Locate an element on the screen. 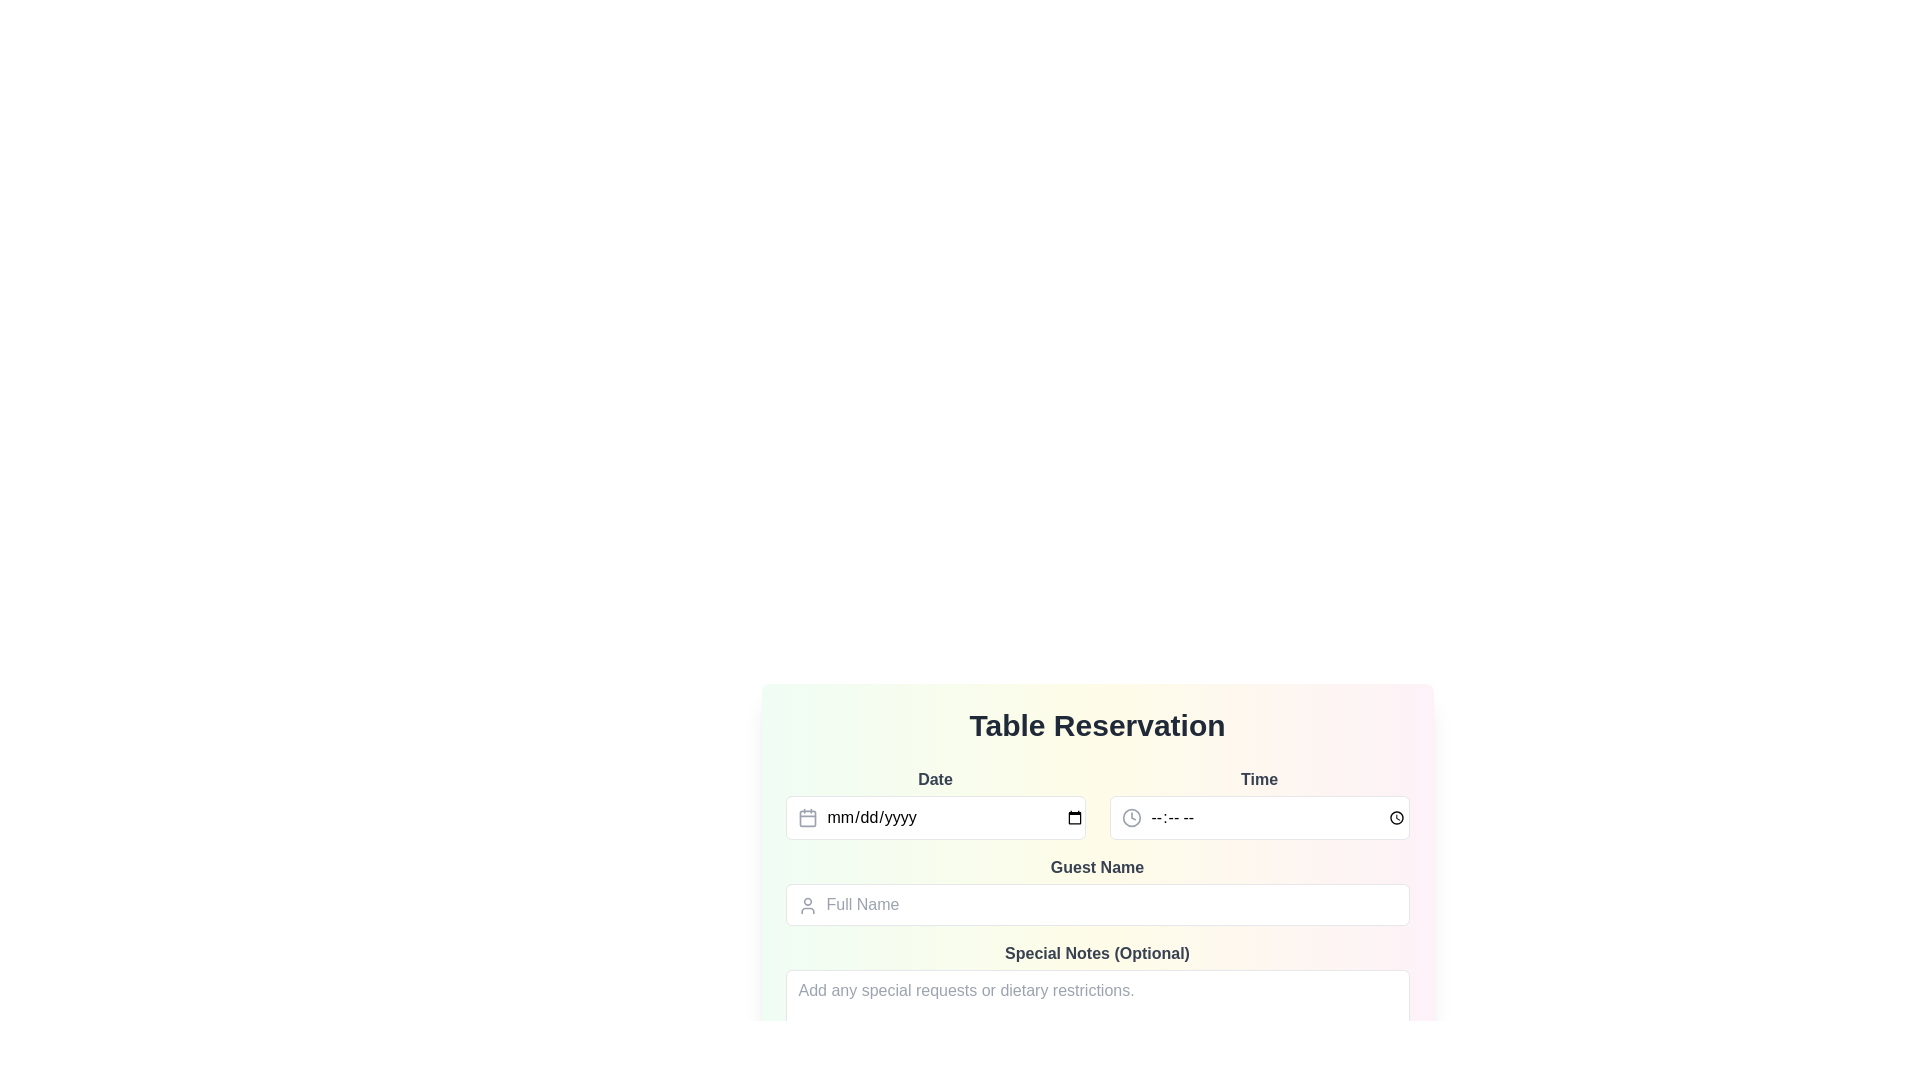 The height and width of the screenshot is (1080, 1920). the icons associated with the Time entry field in the upper-right corner of the 'Table Reservation' form is located at coordinates (1258, 802).